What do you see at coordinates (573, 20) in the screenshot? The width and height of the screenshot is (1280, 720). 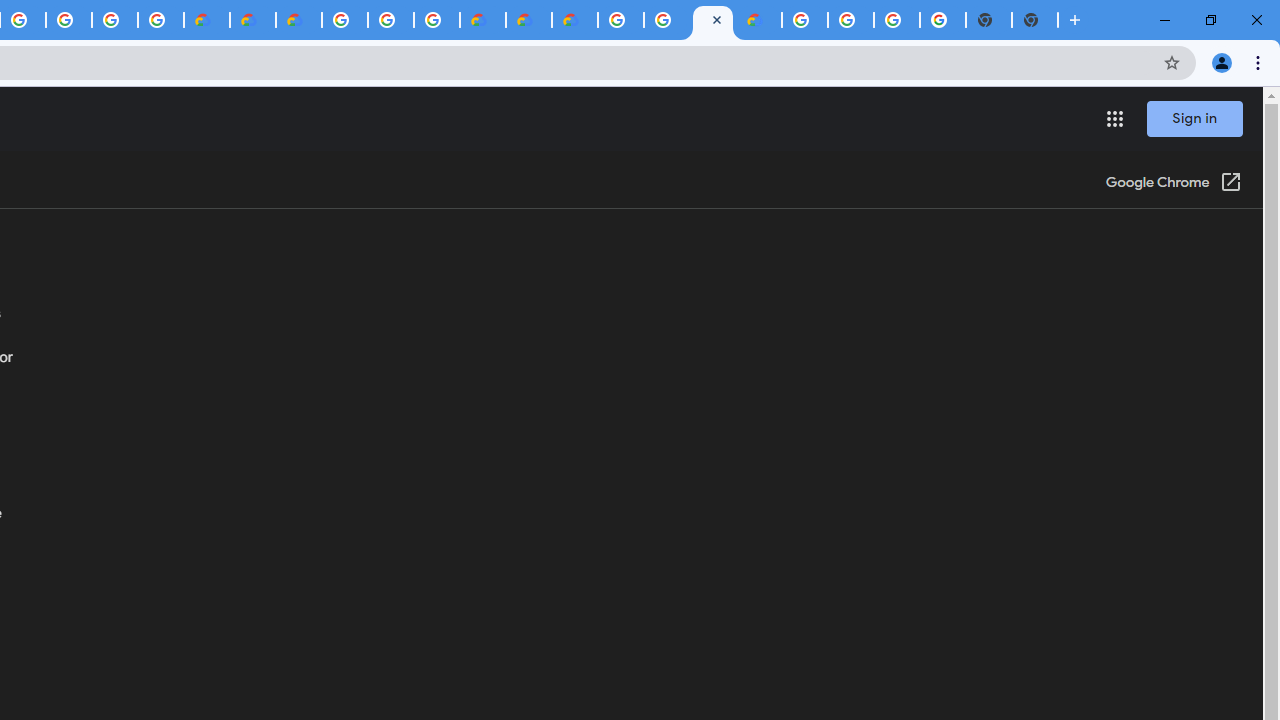 I see `'Google Cloud Estimate Summary'` at bounding box center [573, 20].